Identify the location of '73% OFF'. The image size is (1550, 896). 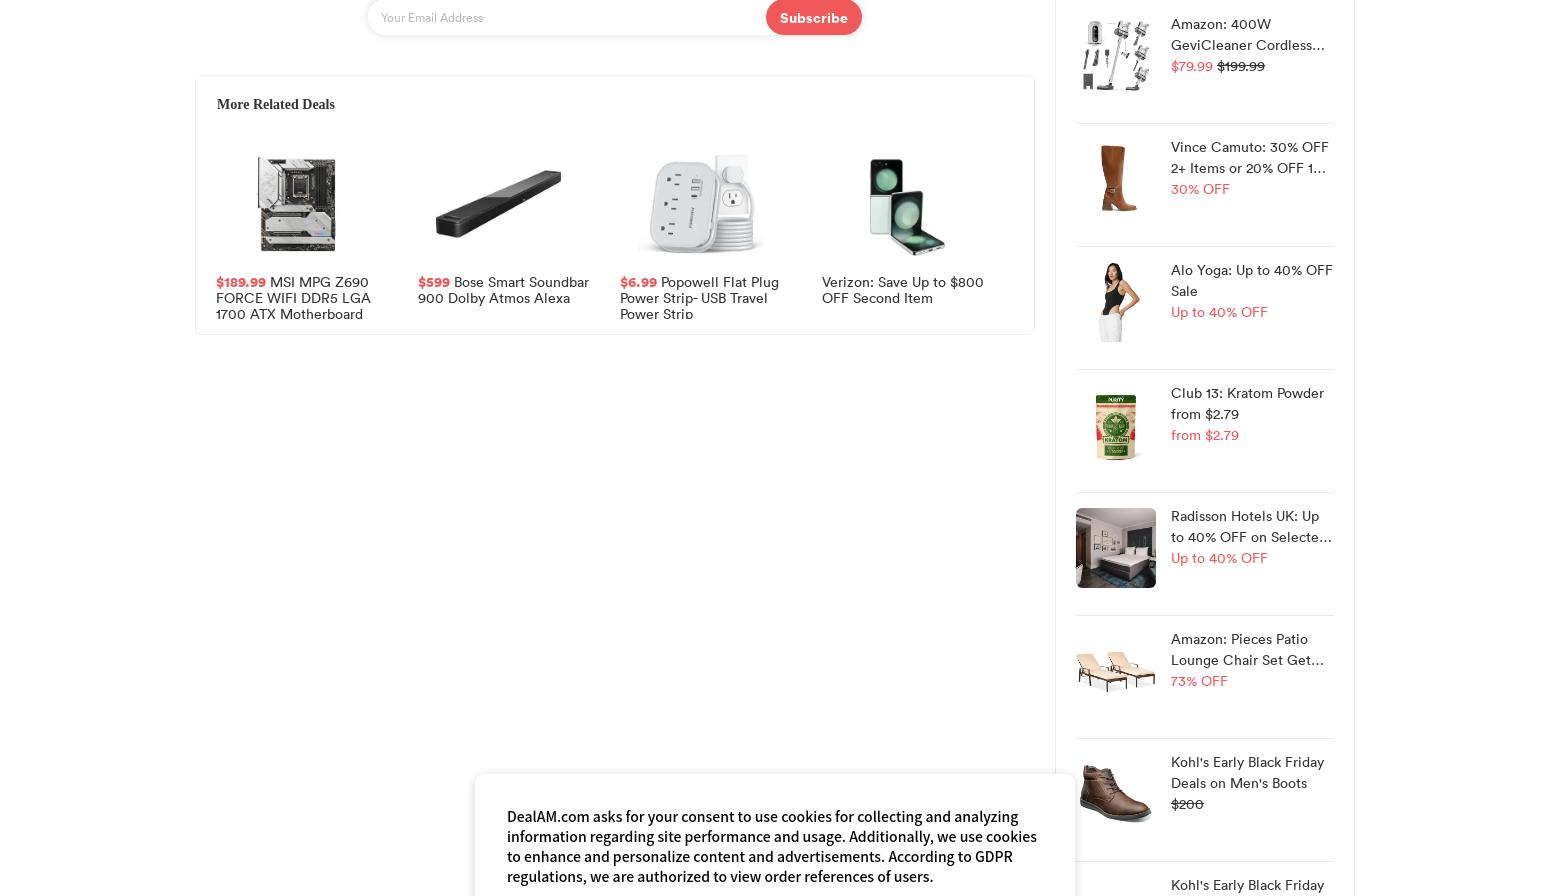
(1199, 680).